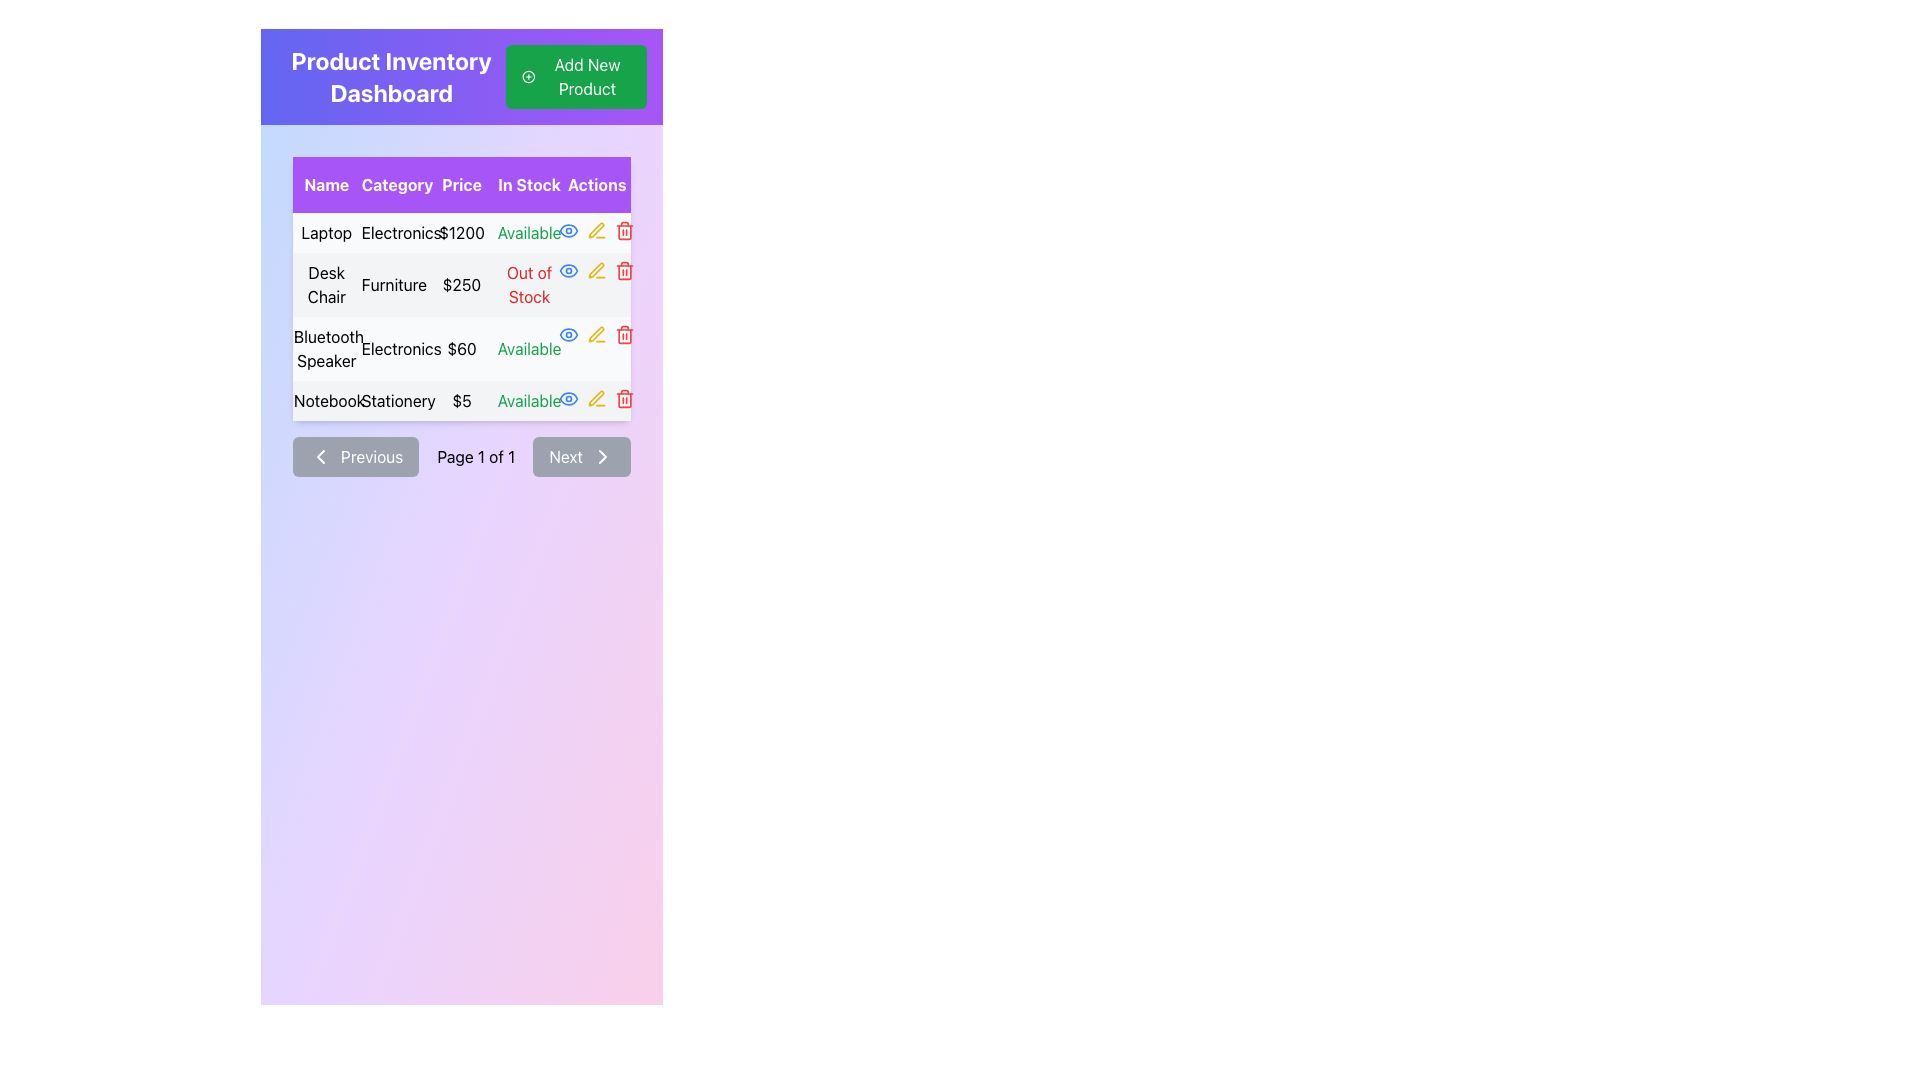 The image size is (1920, 1080). I want to click on the second row in the product table that displays the details of 'Desk Chair', which includes its name, category, price, and stock status, so click(460, 285).